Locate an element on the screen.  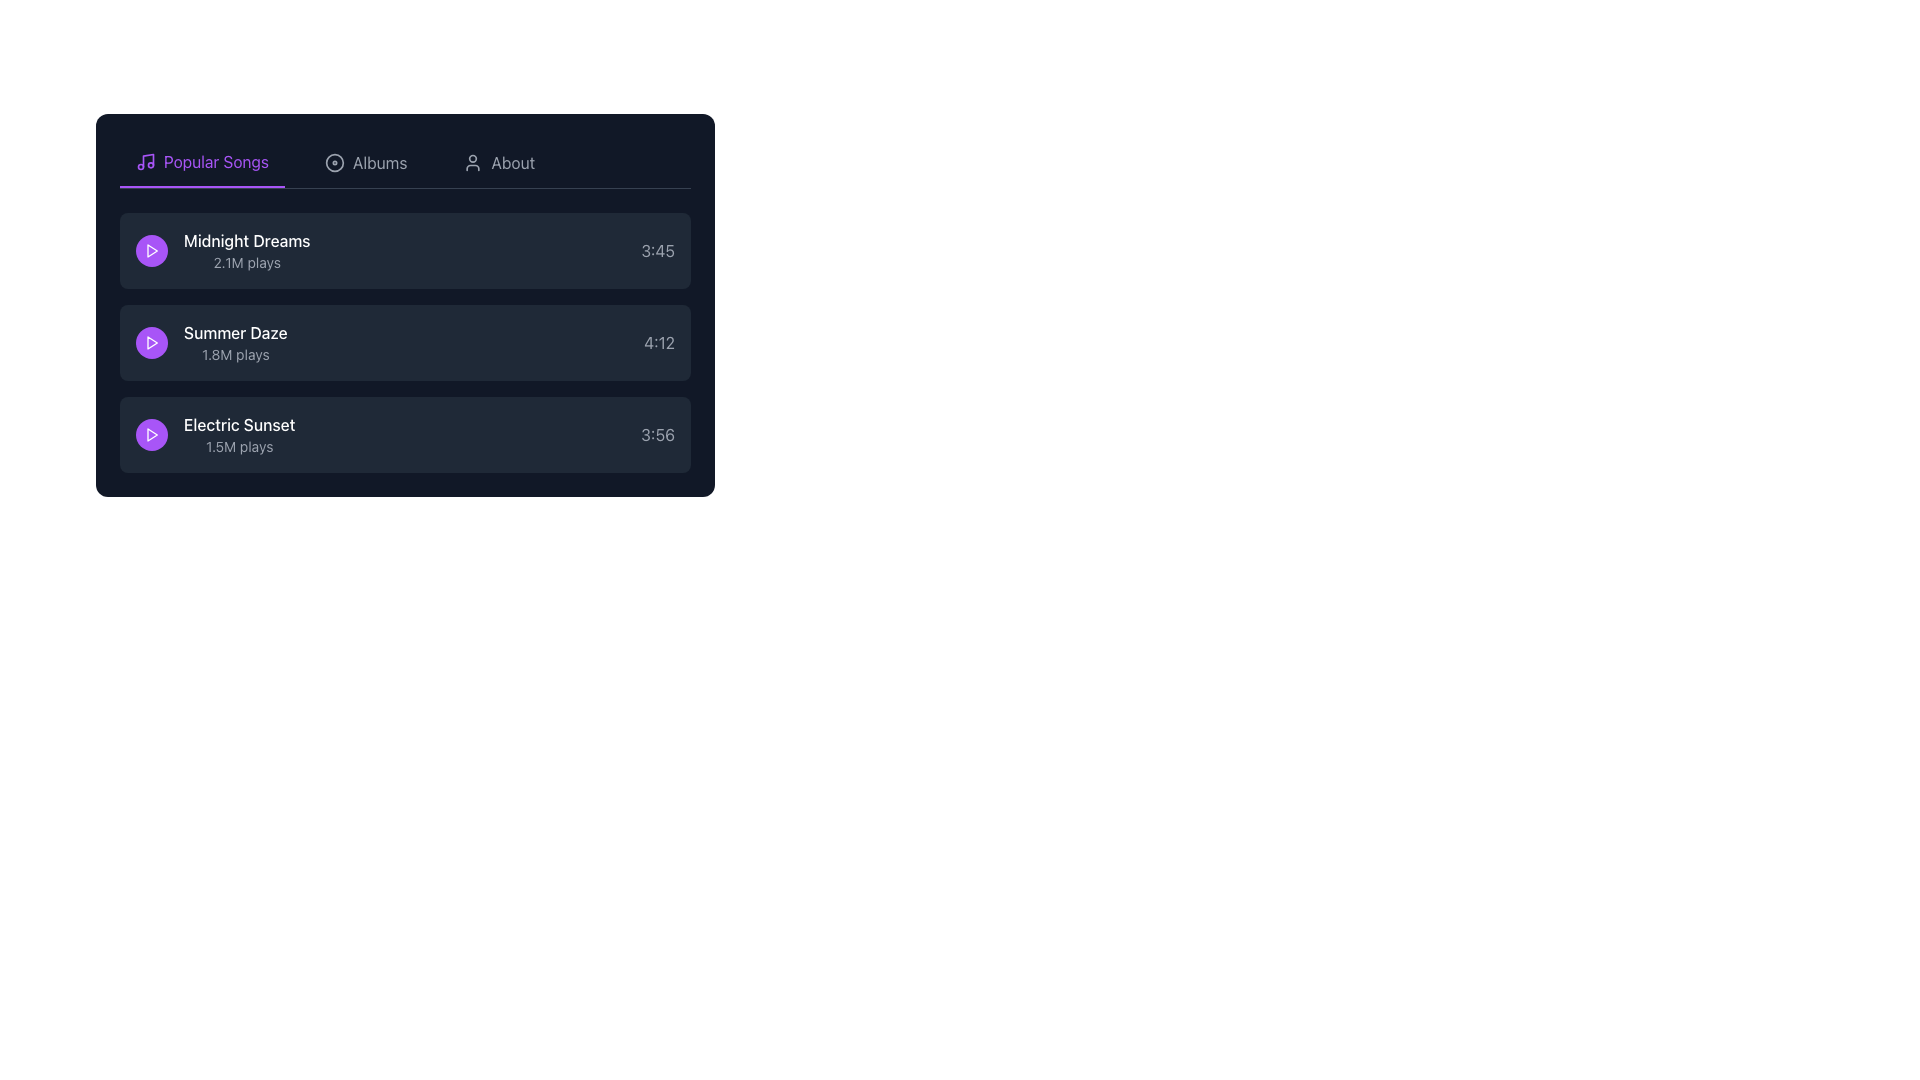
the composite text element displaying the title 'Electric Sunset' and subtitle '1.5M plays', which is positioned to the right of the play button for the track 'Electric Sunset' in the 'Popular Songs' list is located at coordinates (239, 434).